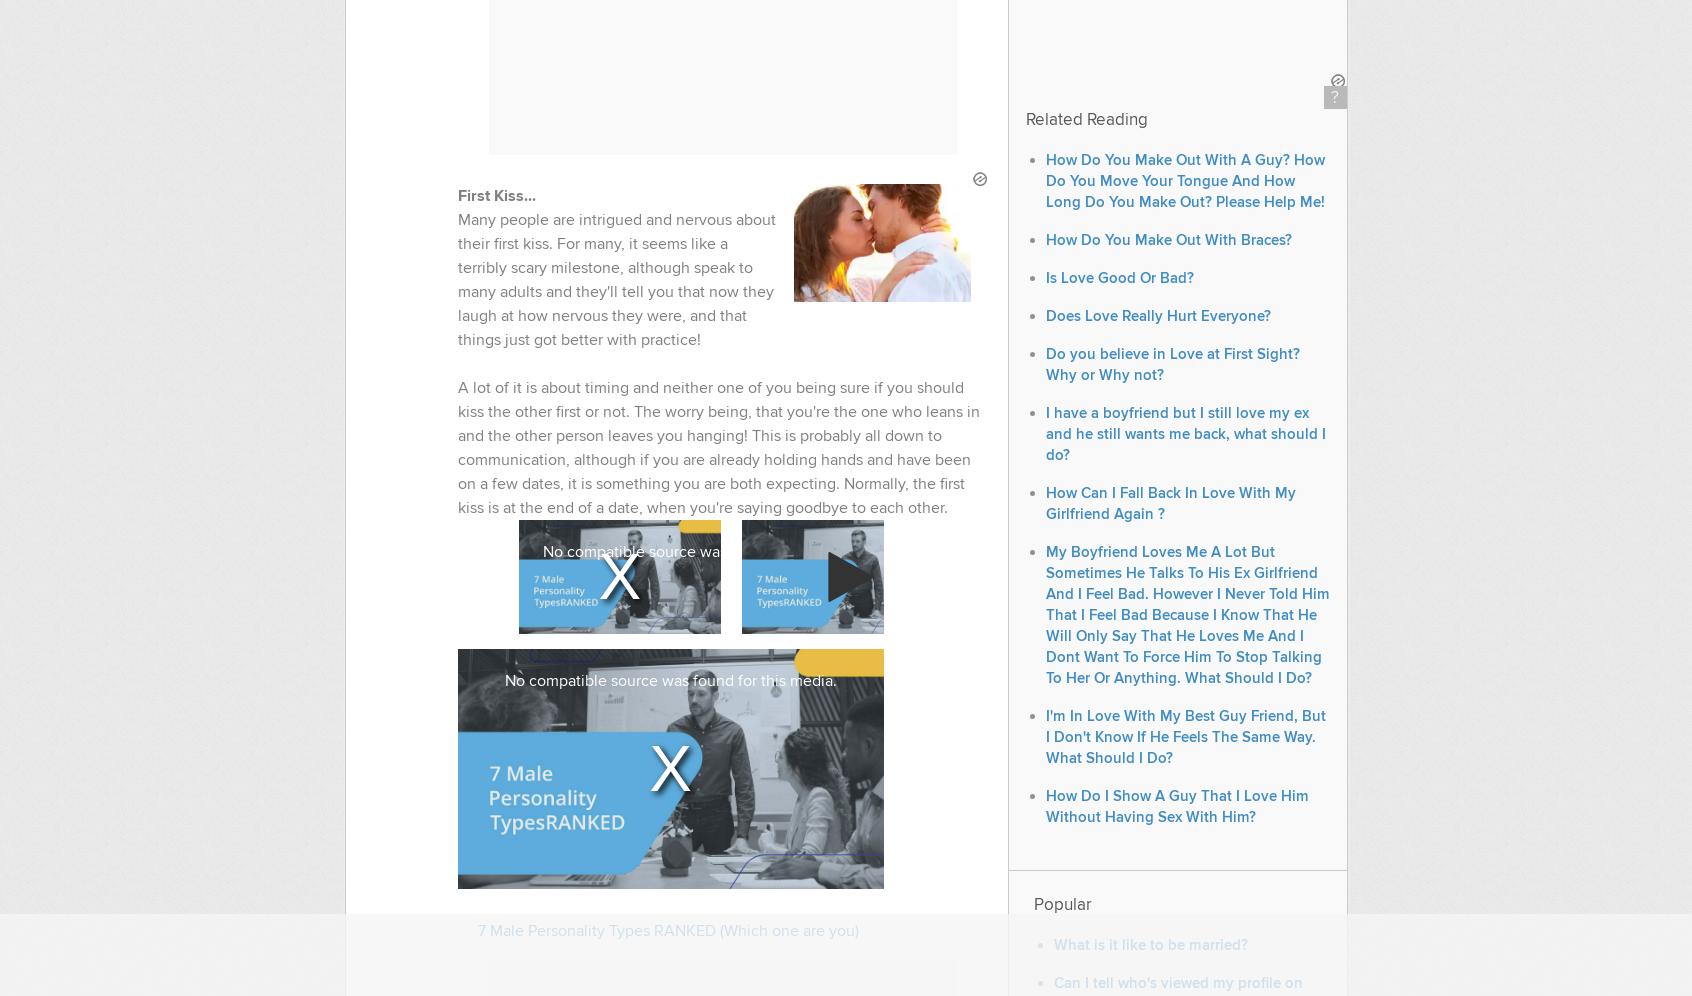  What do you see at coordinates (1118, 278) in the screenshot?
I see `'Is Love Good Or Bad?'` at bounding box center [1118, 278].